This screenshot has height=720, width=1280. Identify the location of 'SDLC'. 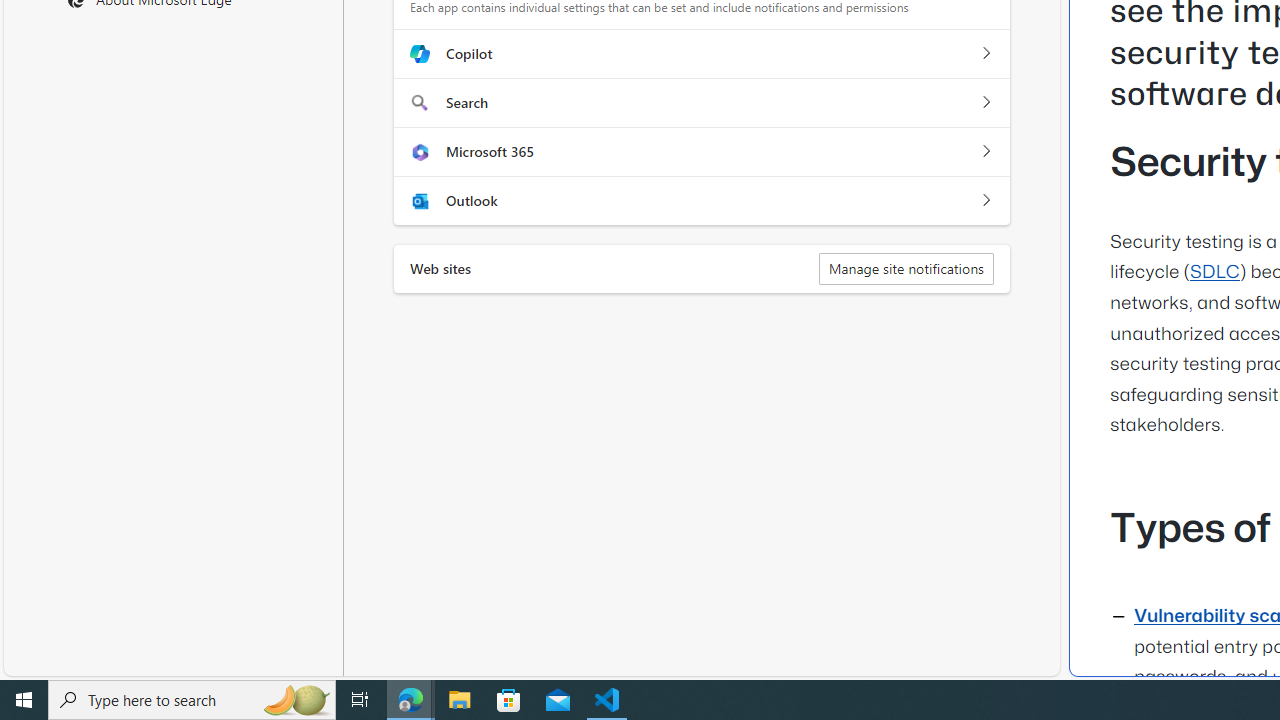
(1213, 273).